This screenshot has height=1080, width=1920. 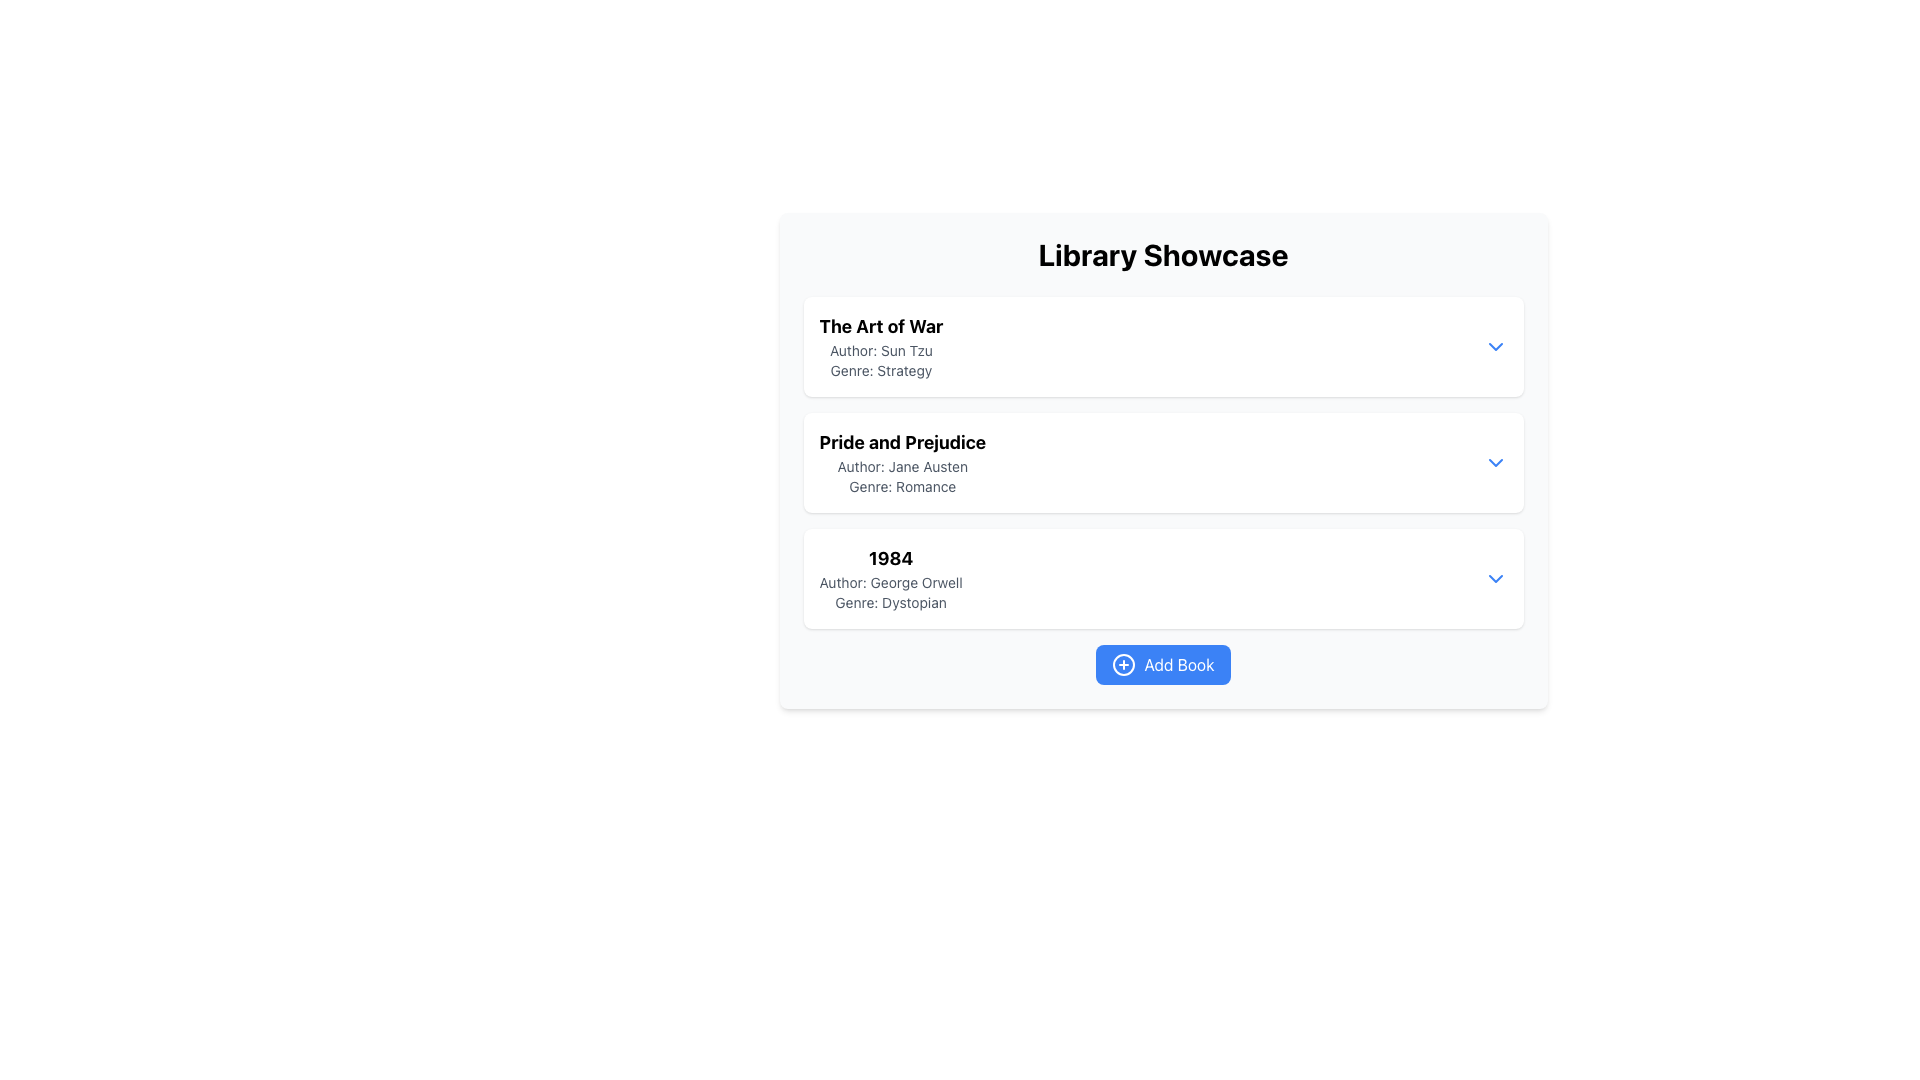 I want to click on the circular icon with a plus symbol inside, which is located within the blue rectangular button labeled 'Add Book', so click(x=1123, y=664).